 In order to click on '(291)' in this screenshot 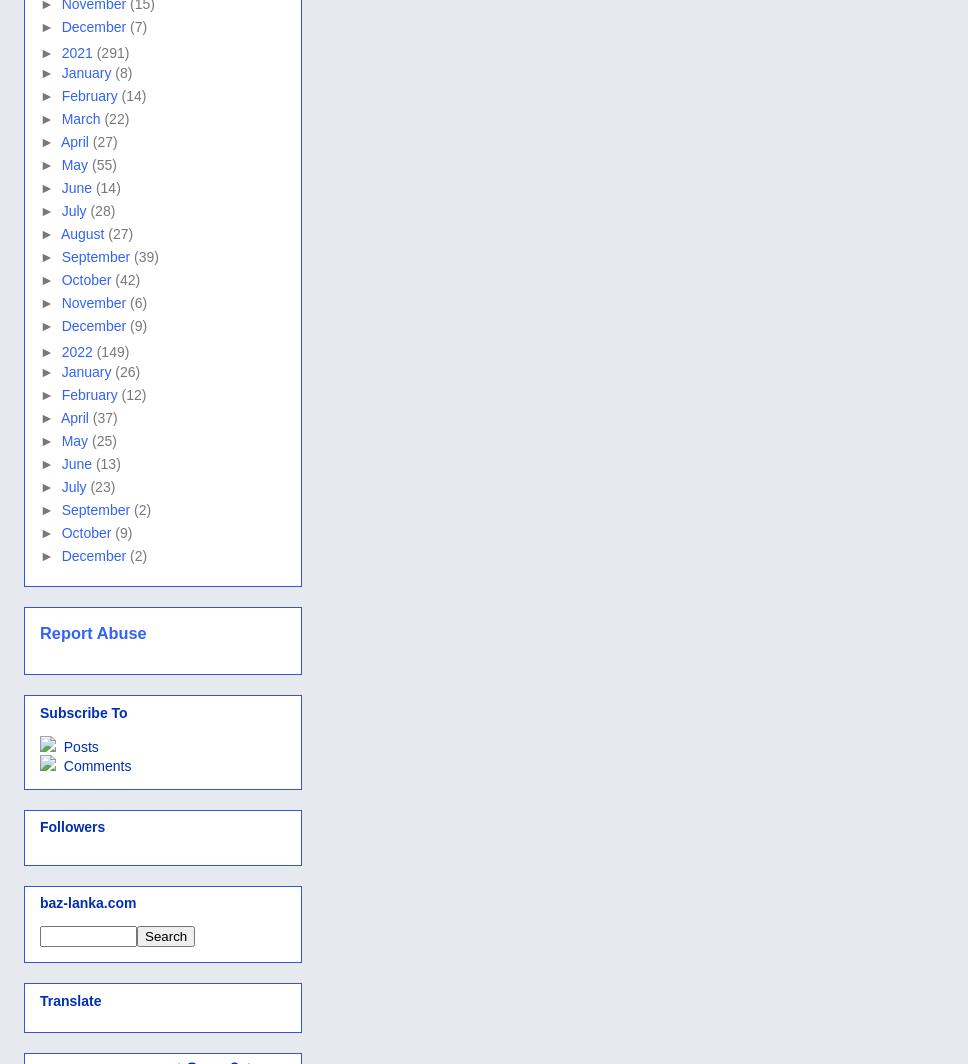, I will do `click(112, 52)`.